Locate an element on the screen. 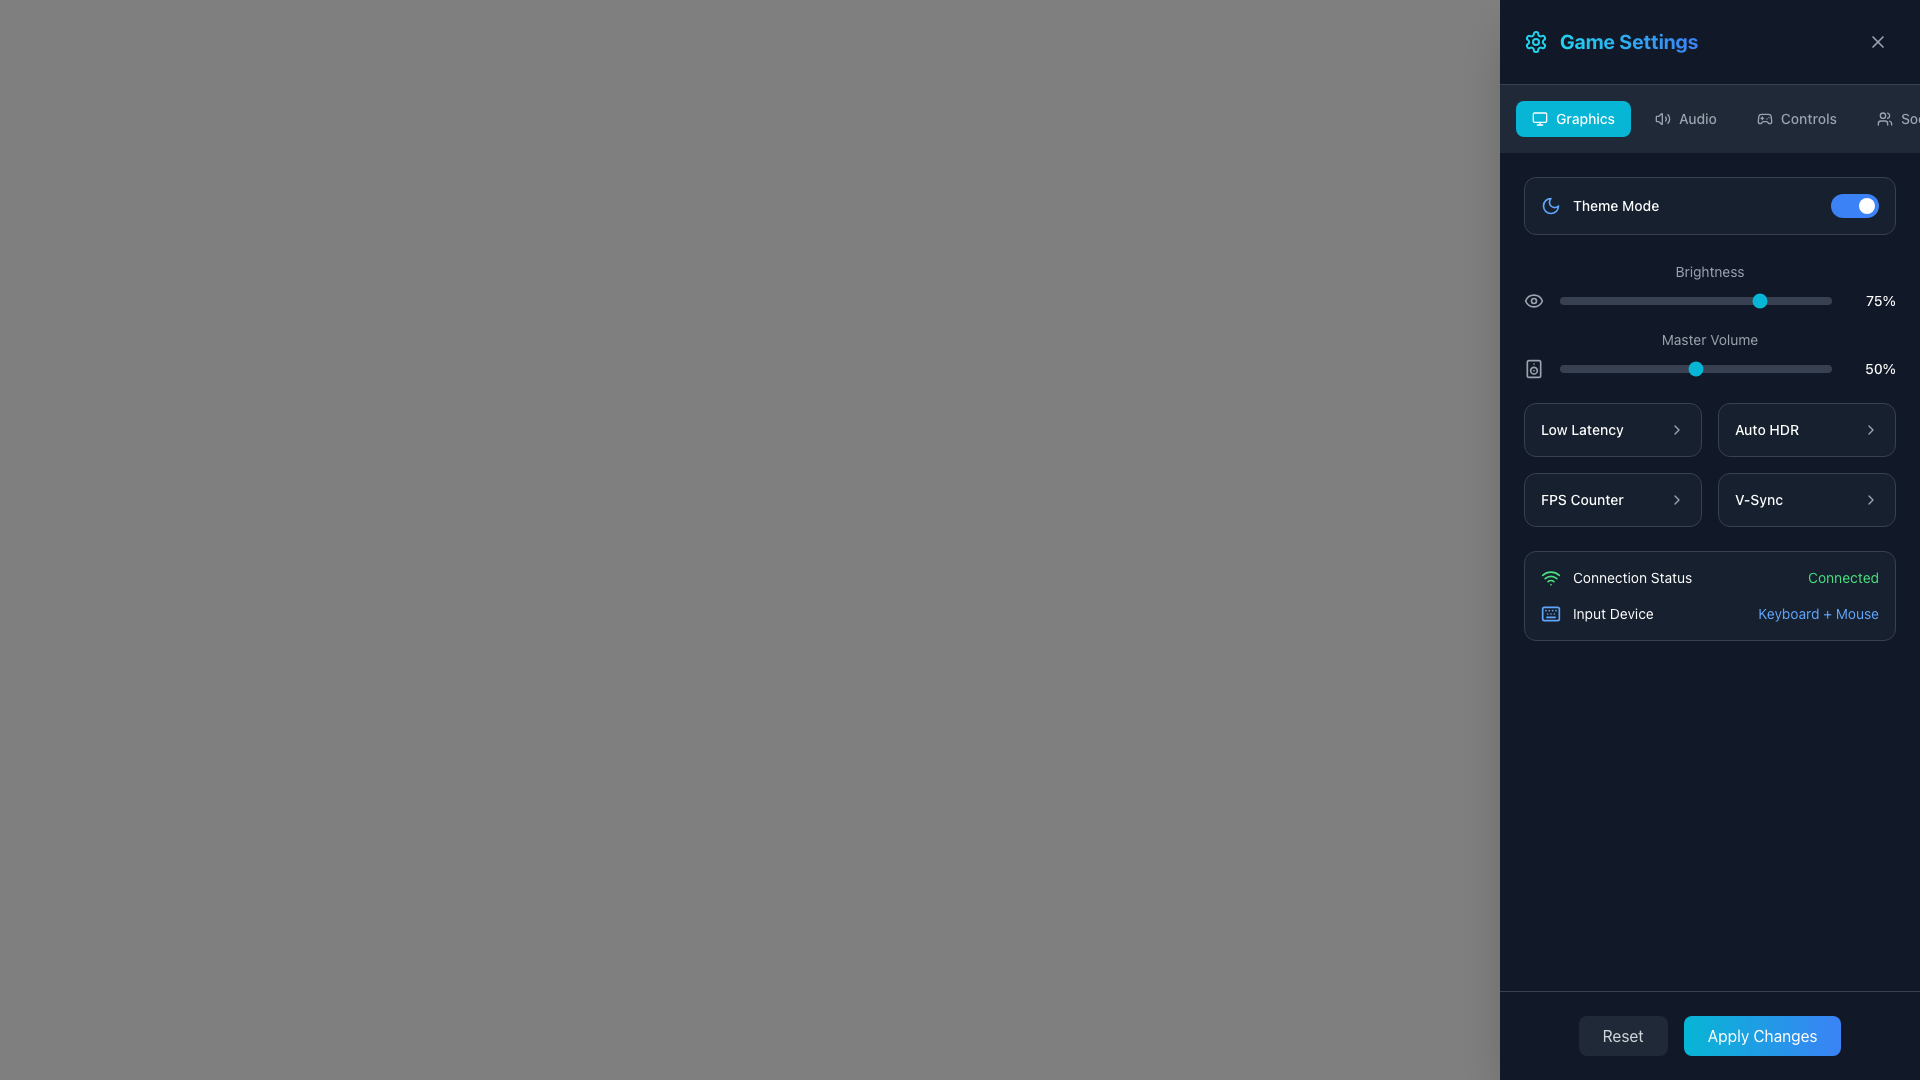  the input device icon located in the lower right portion of the interface, preceding the label 'Input Device' is located at coordinates (1549, 612).